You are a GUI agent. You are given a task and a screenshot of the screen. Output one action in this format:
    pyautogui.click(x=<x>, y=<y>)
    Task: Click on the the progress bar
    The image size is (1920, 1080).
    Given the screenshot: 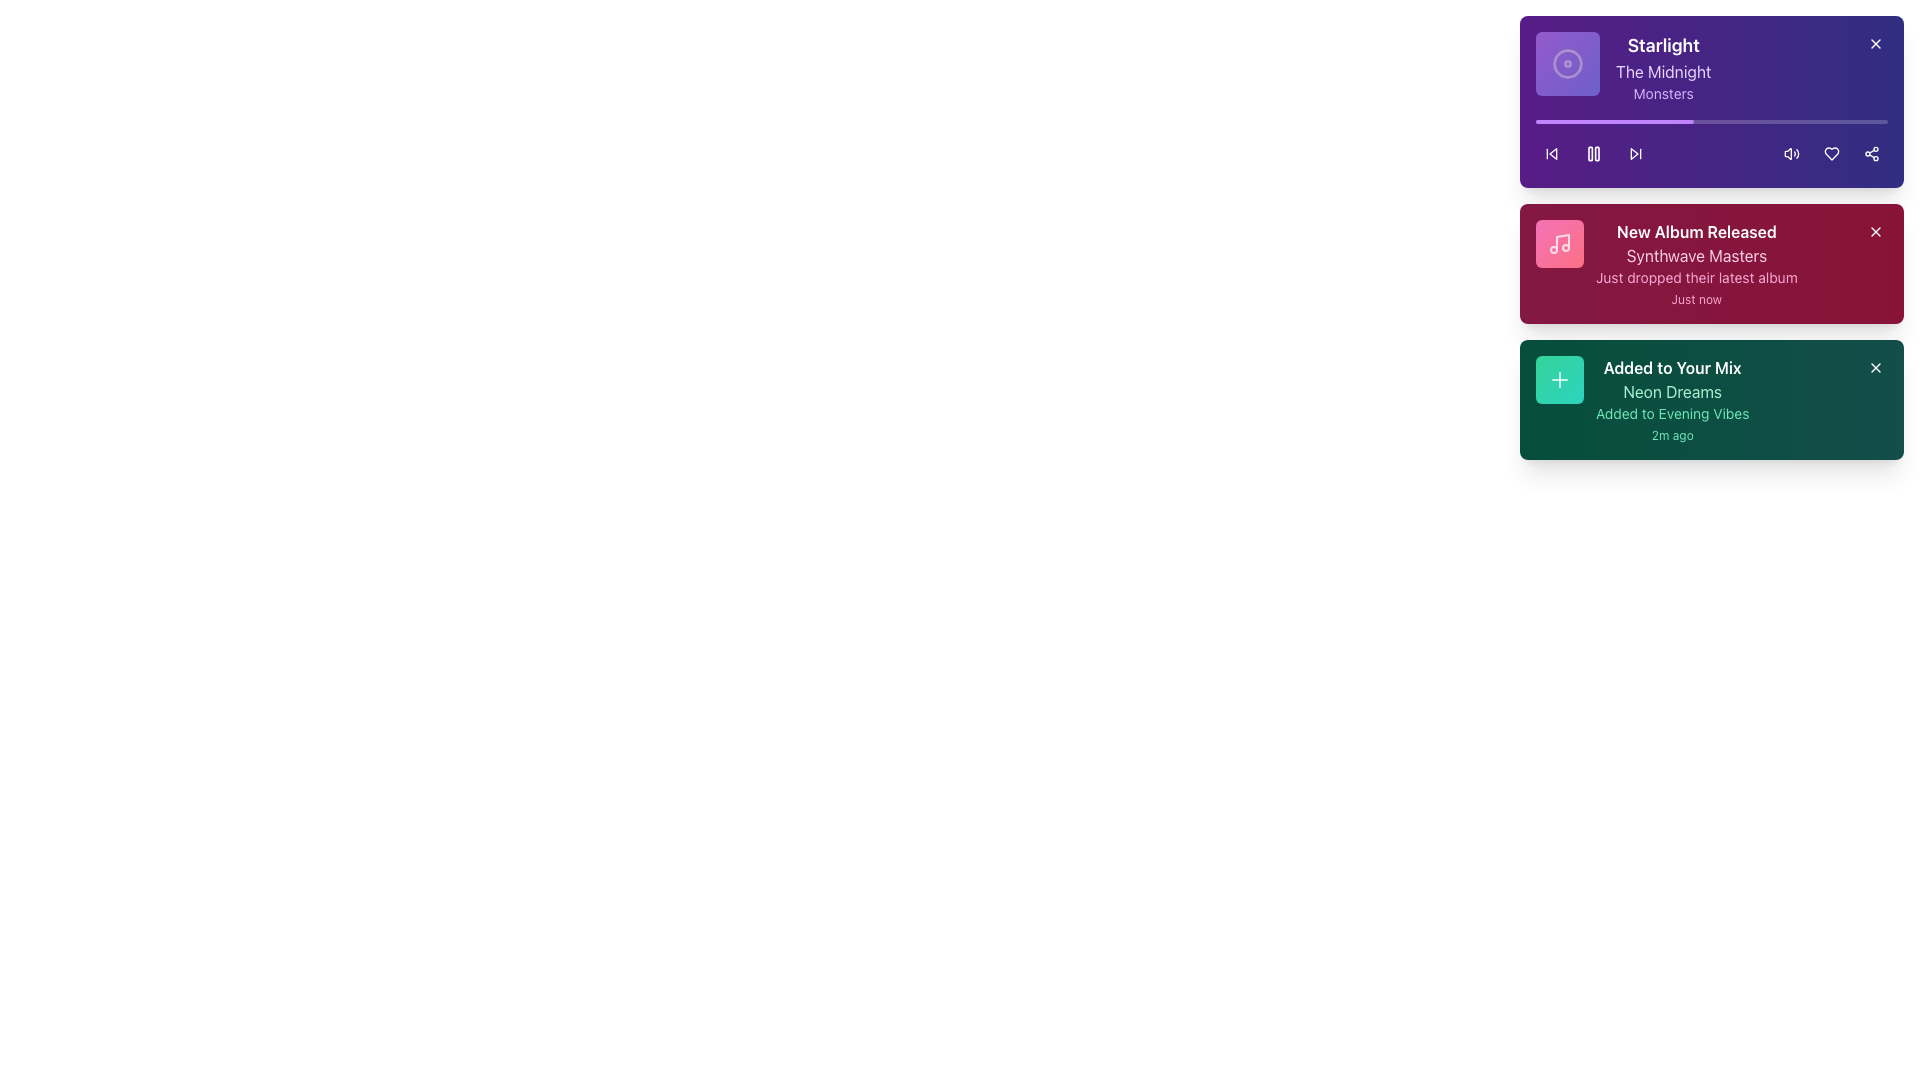 What is the action you would take?
    pyautogui.click(x=1675, y=122)
    